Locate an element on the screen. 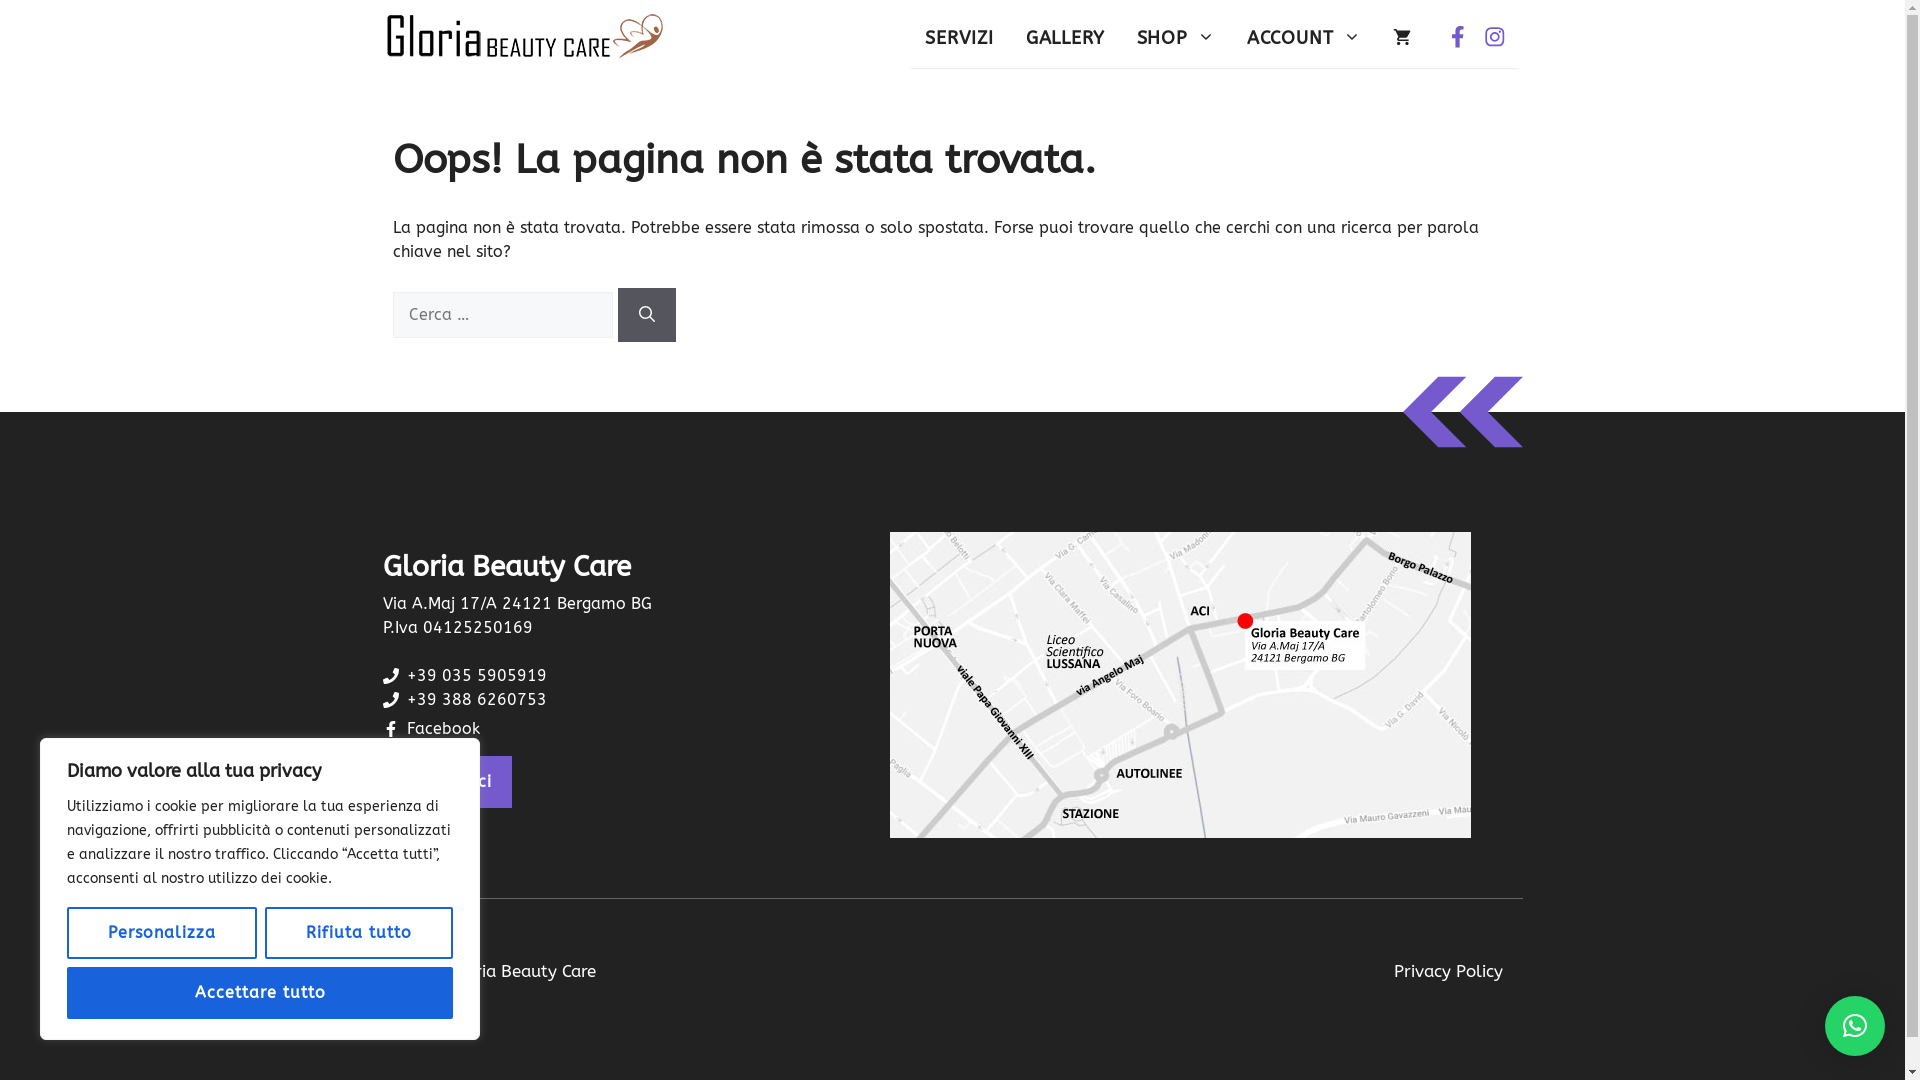 Image resolution: width=1920 pixels, height=1080 pixels. 'Ricerca per:' is located at coordinates (502, 315).